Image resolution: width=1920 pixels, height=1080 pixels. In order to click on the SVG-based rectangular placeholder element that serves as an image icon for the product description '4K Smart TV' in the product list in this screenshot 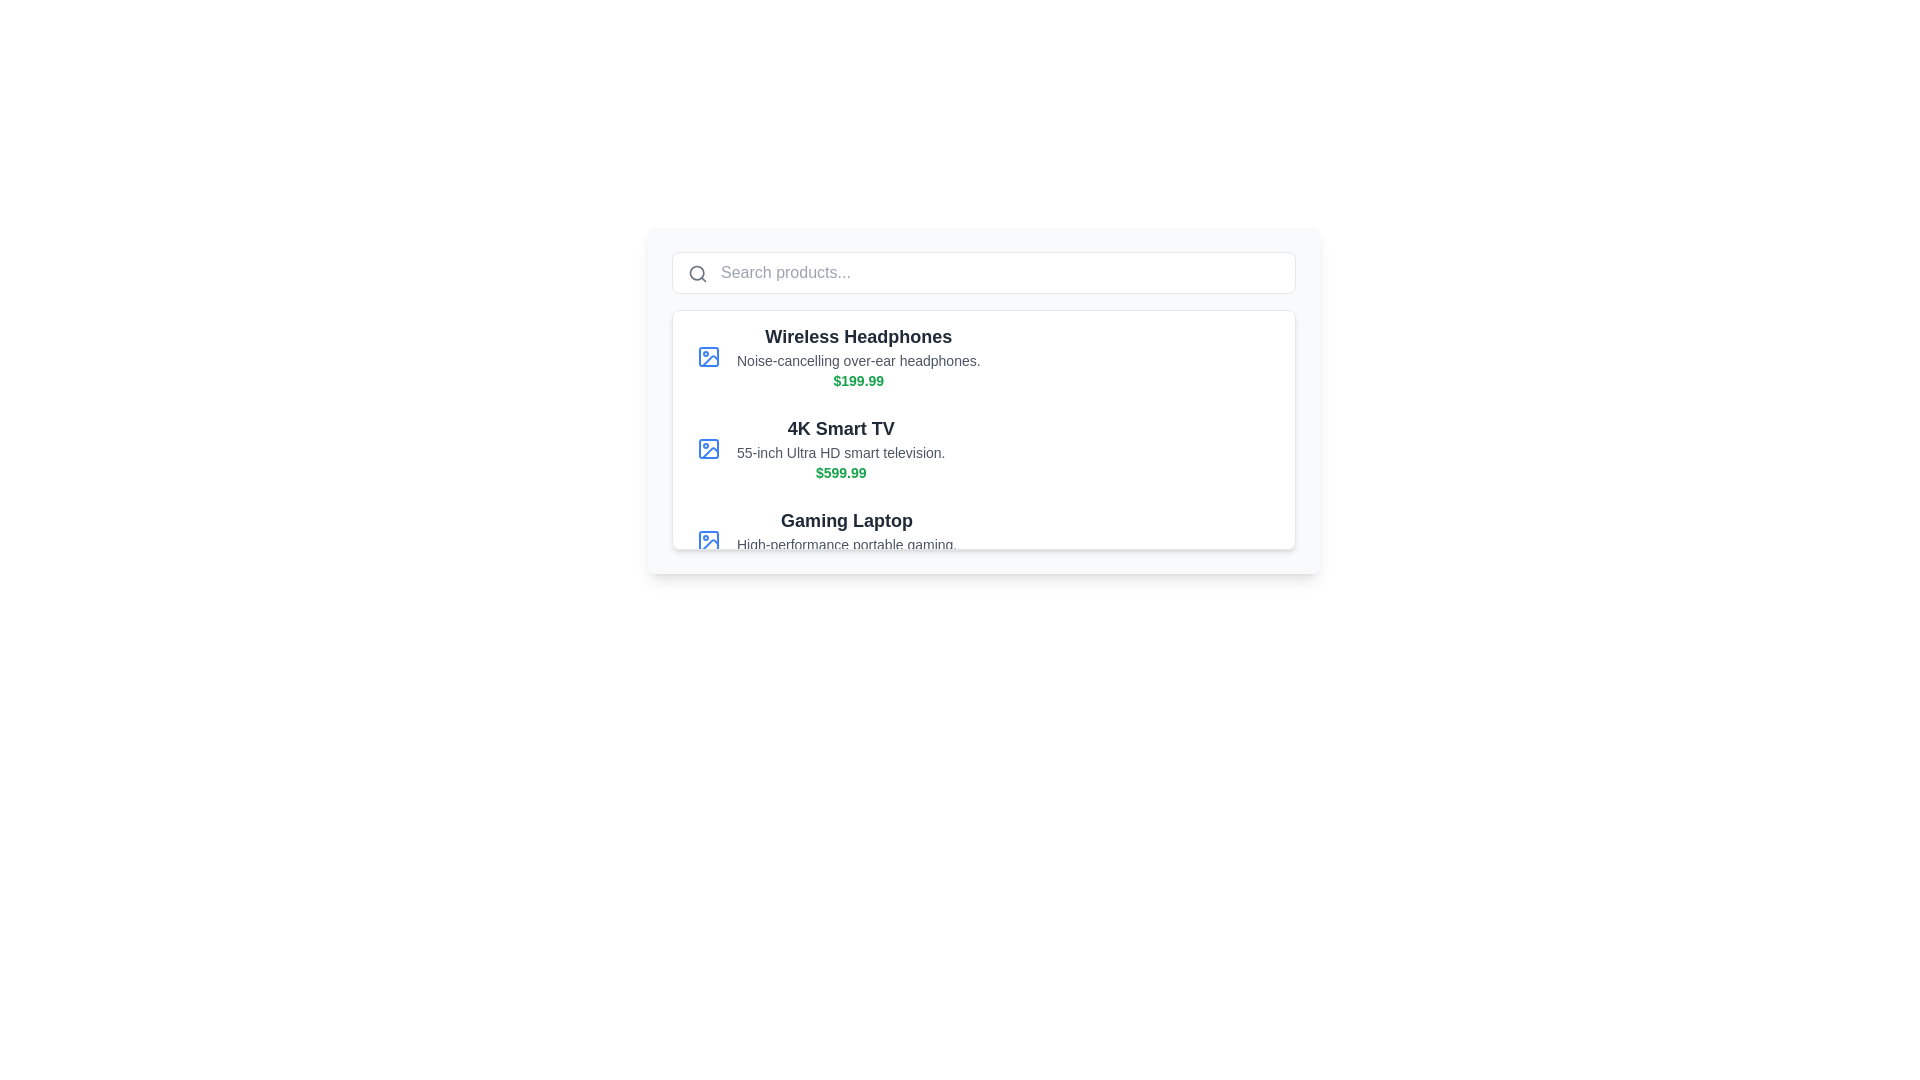, I will do `click(709, 356)`.